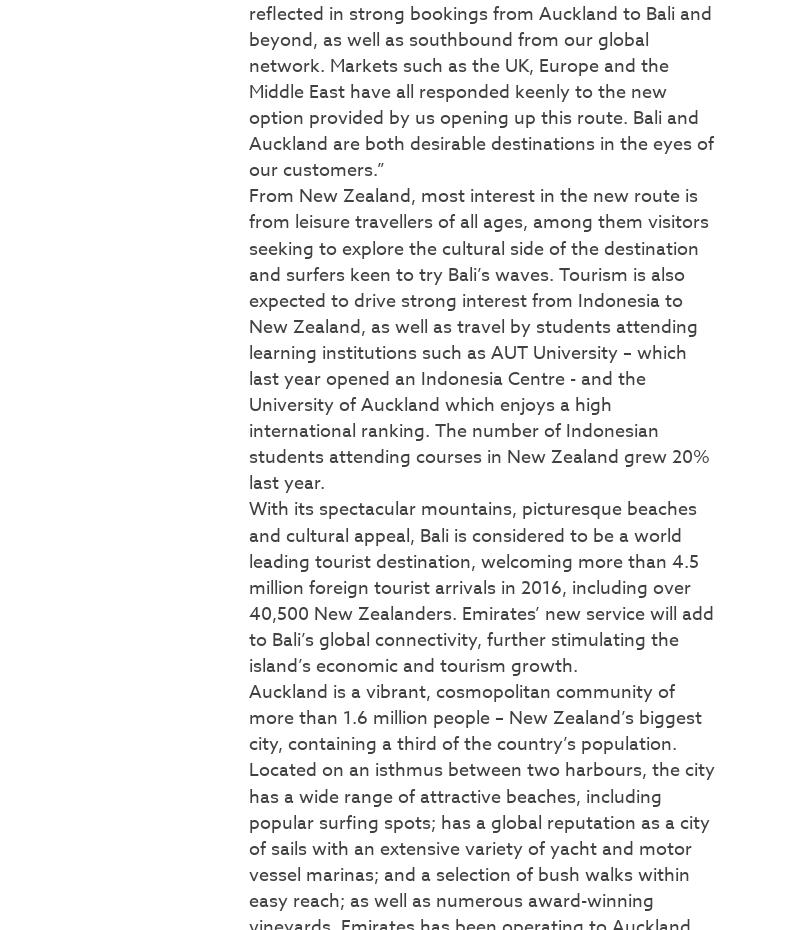 The image size is (800, 930). Describe the element at coordinates (59, 174) in the screenshot. I see `'Air transport'` at that location.